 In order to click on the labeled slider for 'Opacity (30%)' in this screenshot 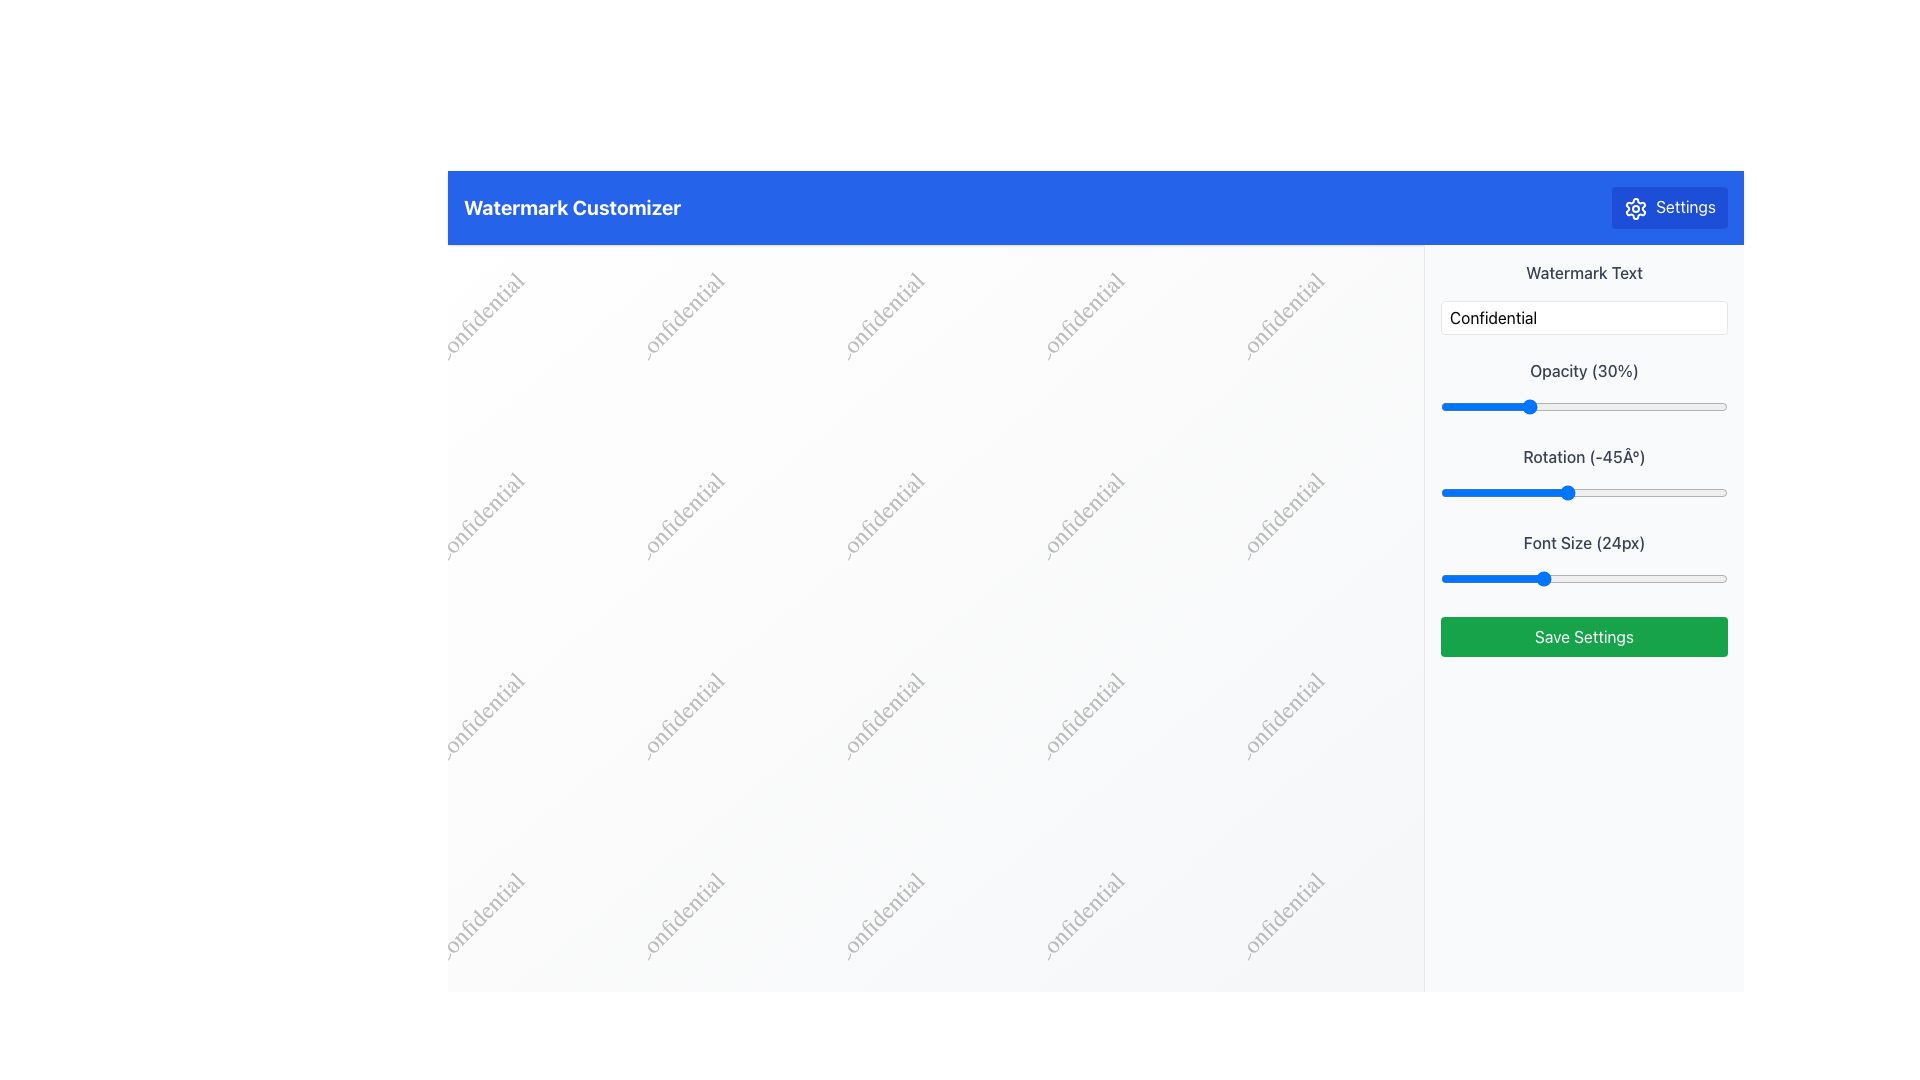, I will do `click(1583, 389)`.